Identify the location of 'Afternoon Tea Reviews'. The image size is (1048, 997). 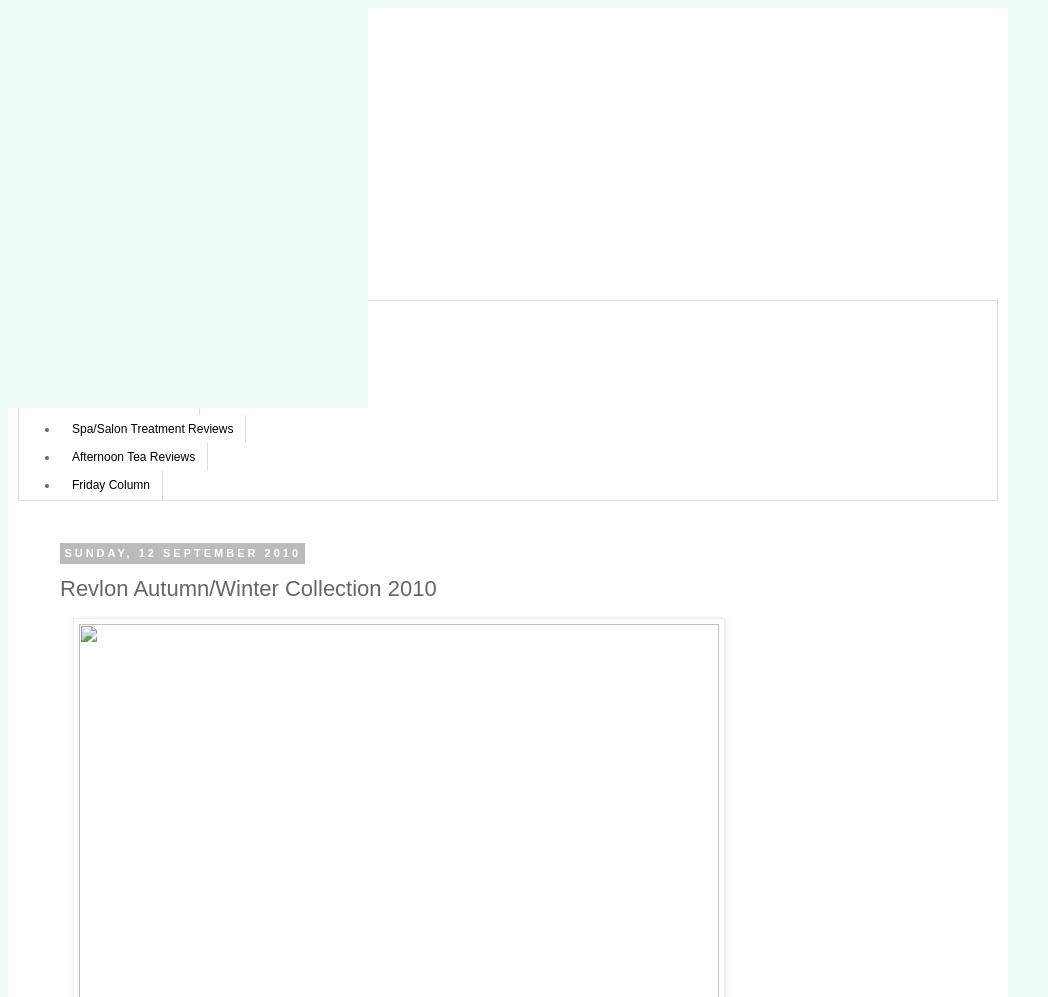
(133, 457).